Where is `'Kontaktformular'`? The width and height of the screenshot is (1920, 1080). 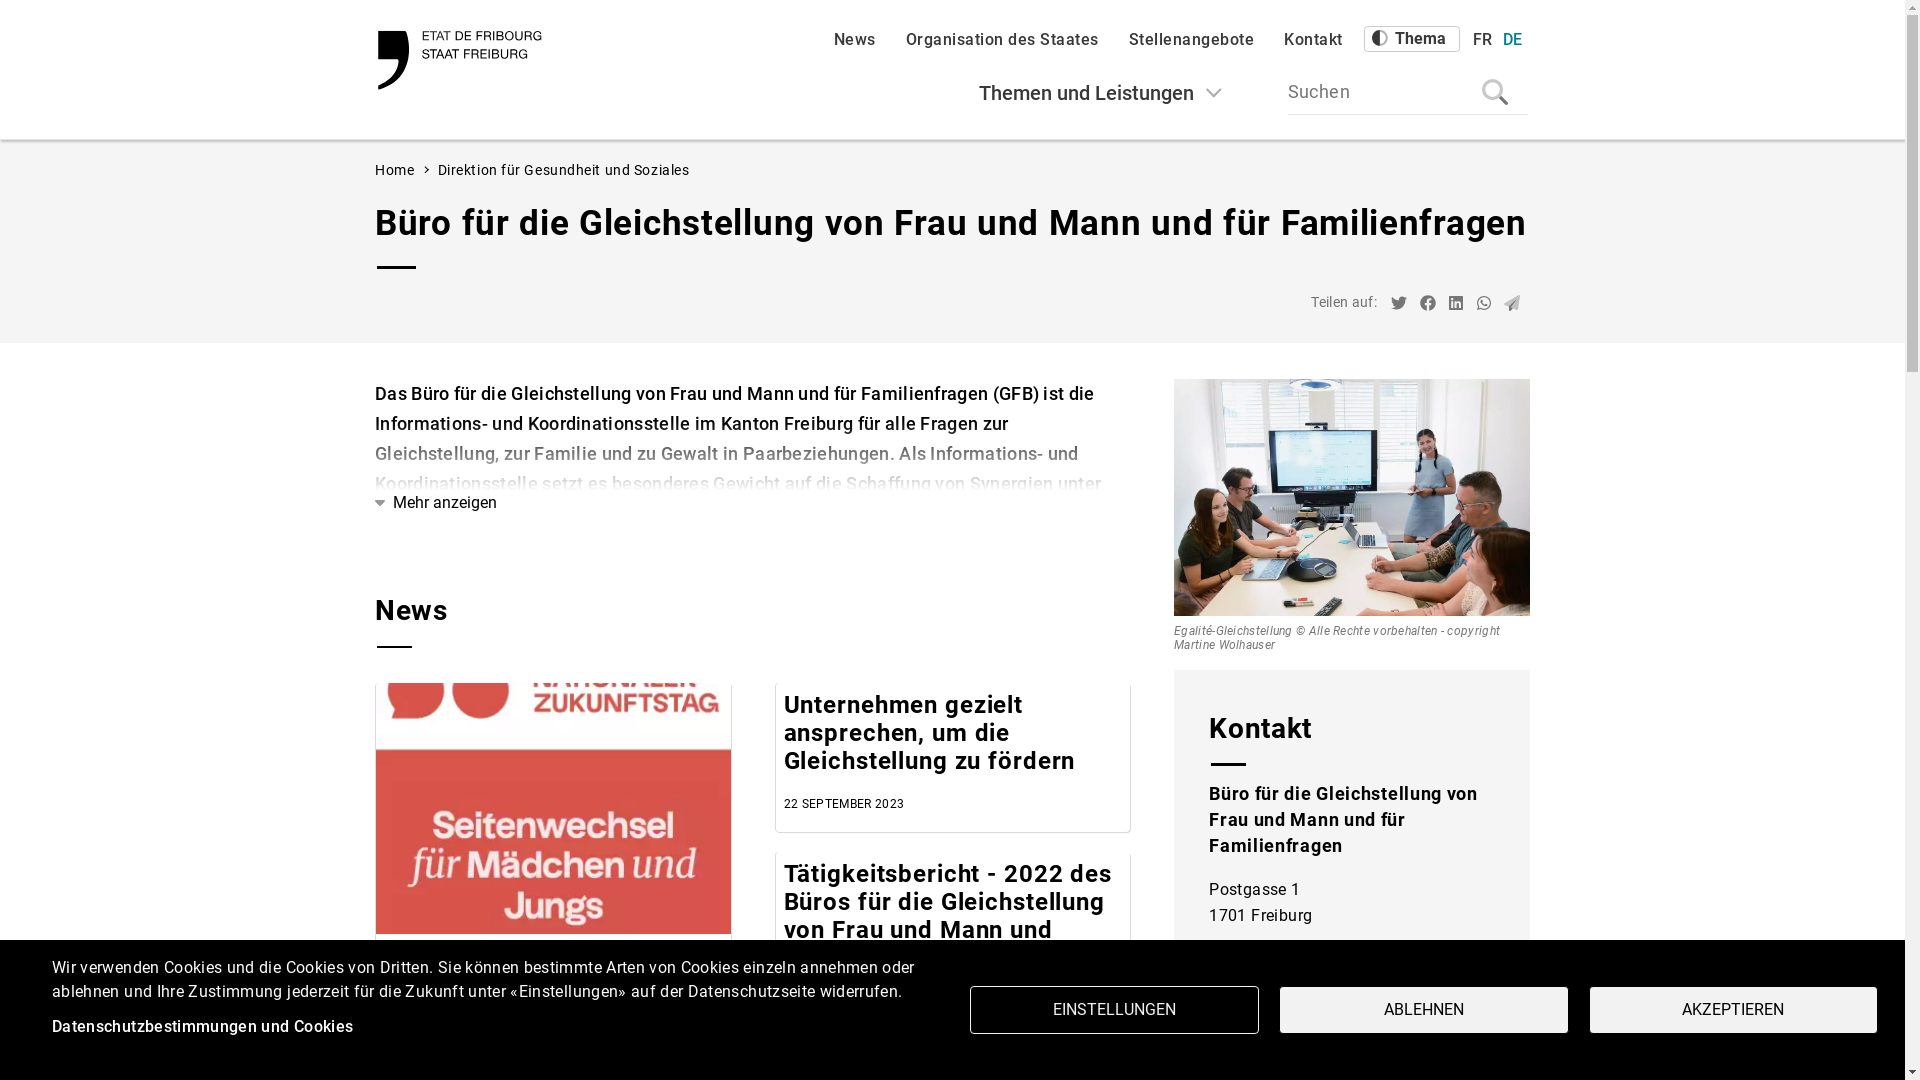
'Kontaktformular' is located at coordinates (1352, 1053).